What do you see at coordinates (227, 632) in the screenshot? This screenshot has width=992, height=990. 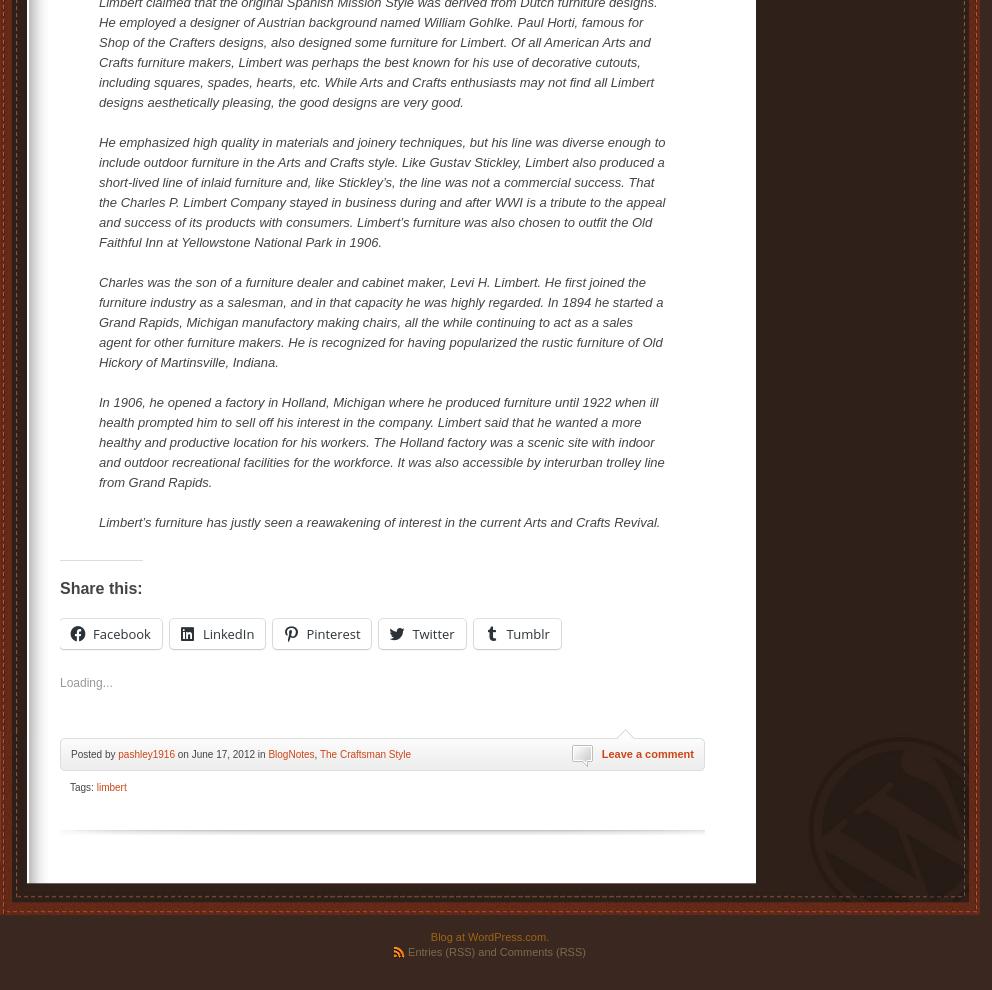 I see `'LinkedIn'` at bounding box center [227, 632].